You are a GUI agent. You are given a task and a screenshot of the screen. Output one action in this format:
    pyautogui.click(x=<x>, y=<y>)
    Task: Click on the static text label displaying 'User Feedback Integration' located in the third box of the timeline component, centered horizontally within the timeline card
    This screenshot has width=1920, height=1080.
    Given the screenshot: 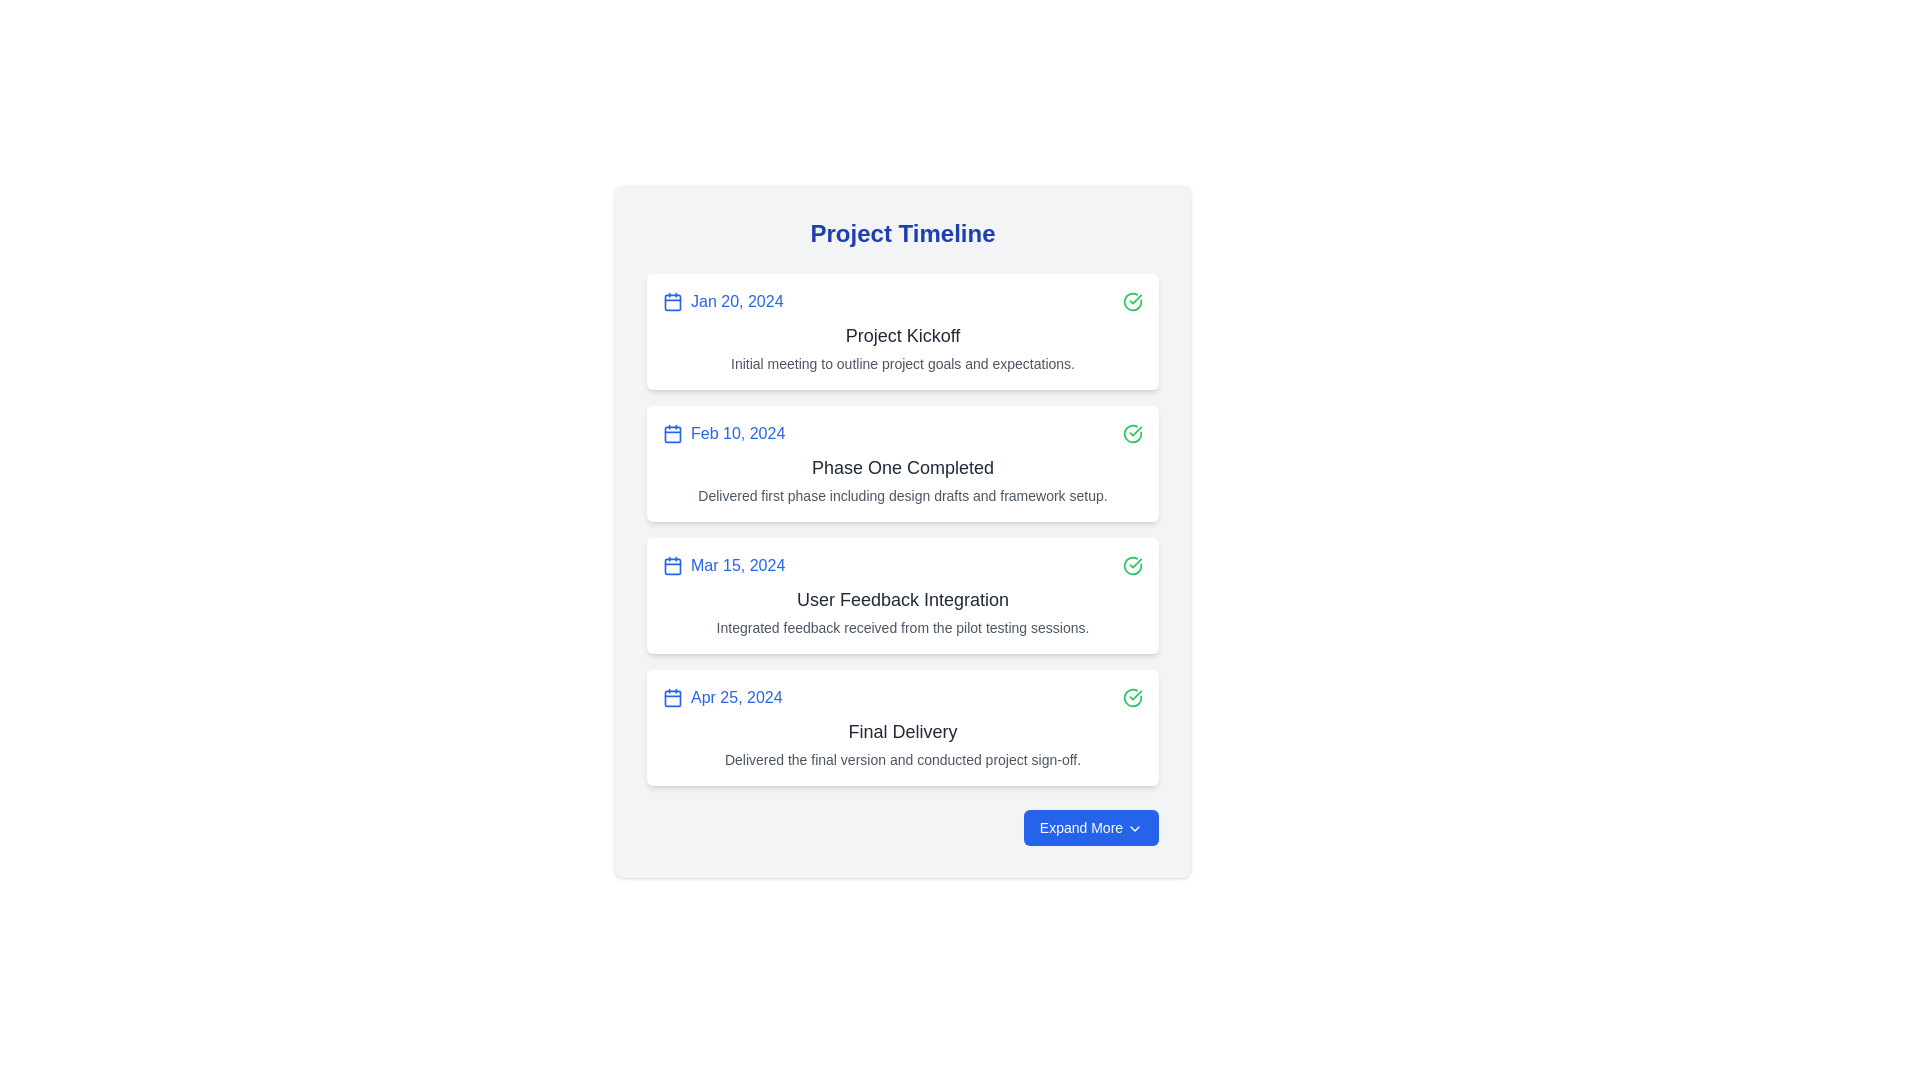 What is the action you would take?
    pyautogui.click(x=901, y=599)
    